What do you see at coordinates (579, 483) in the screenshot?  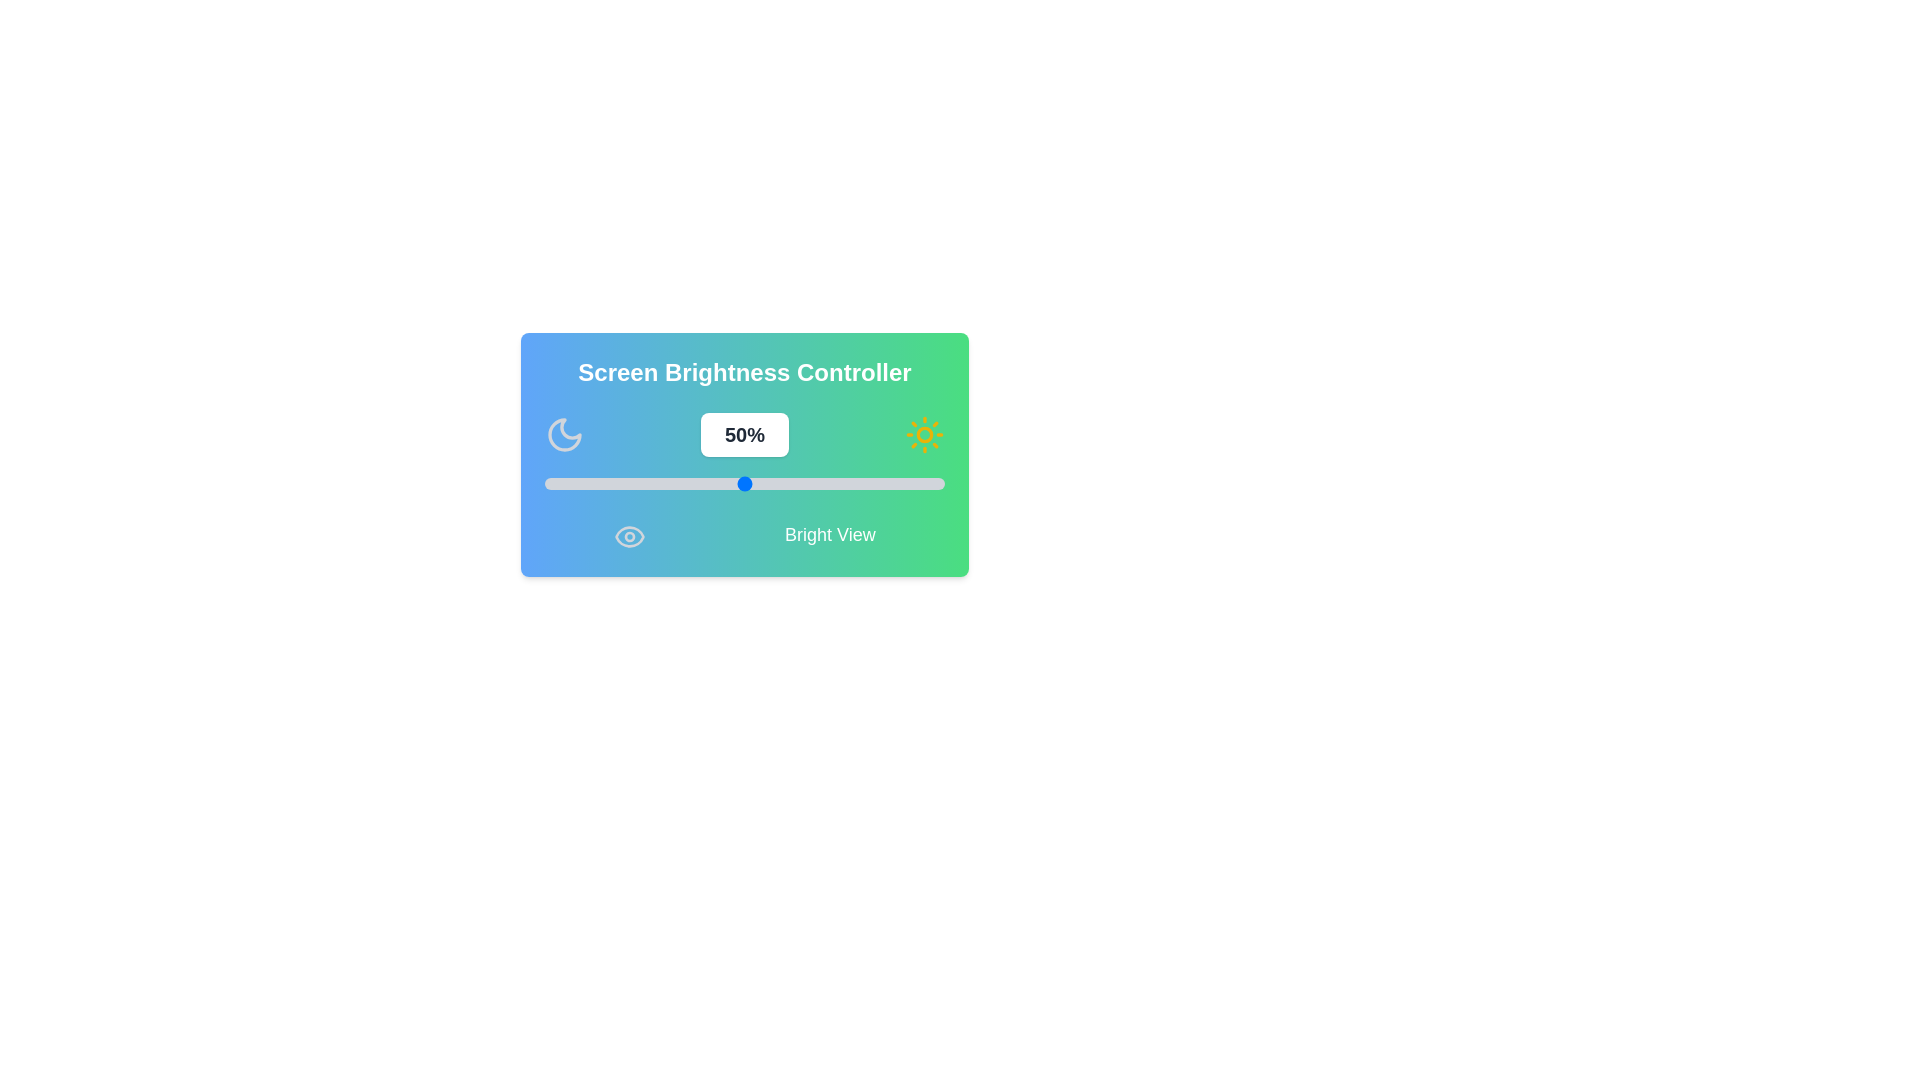 I see `the brightness level to 9% using the slider` at bounding box center [579, 483].